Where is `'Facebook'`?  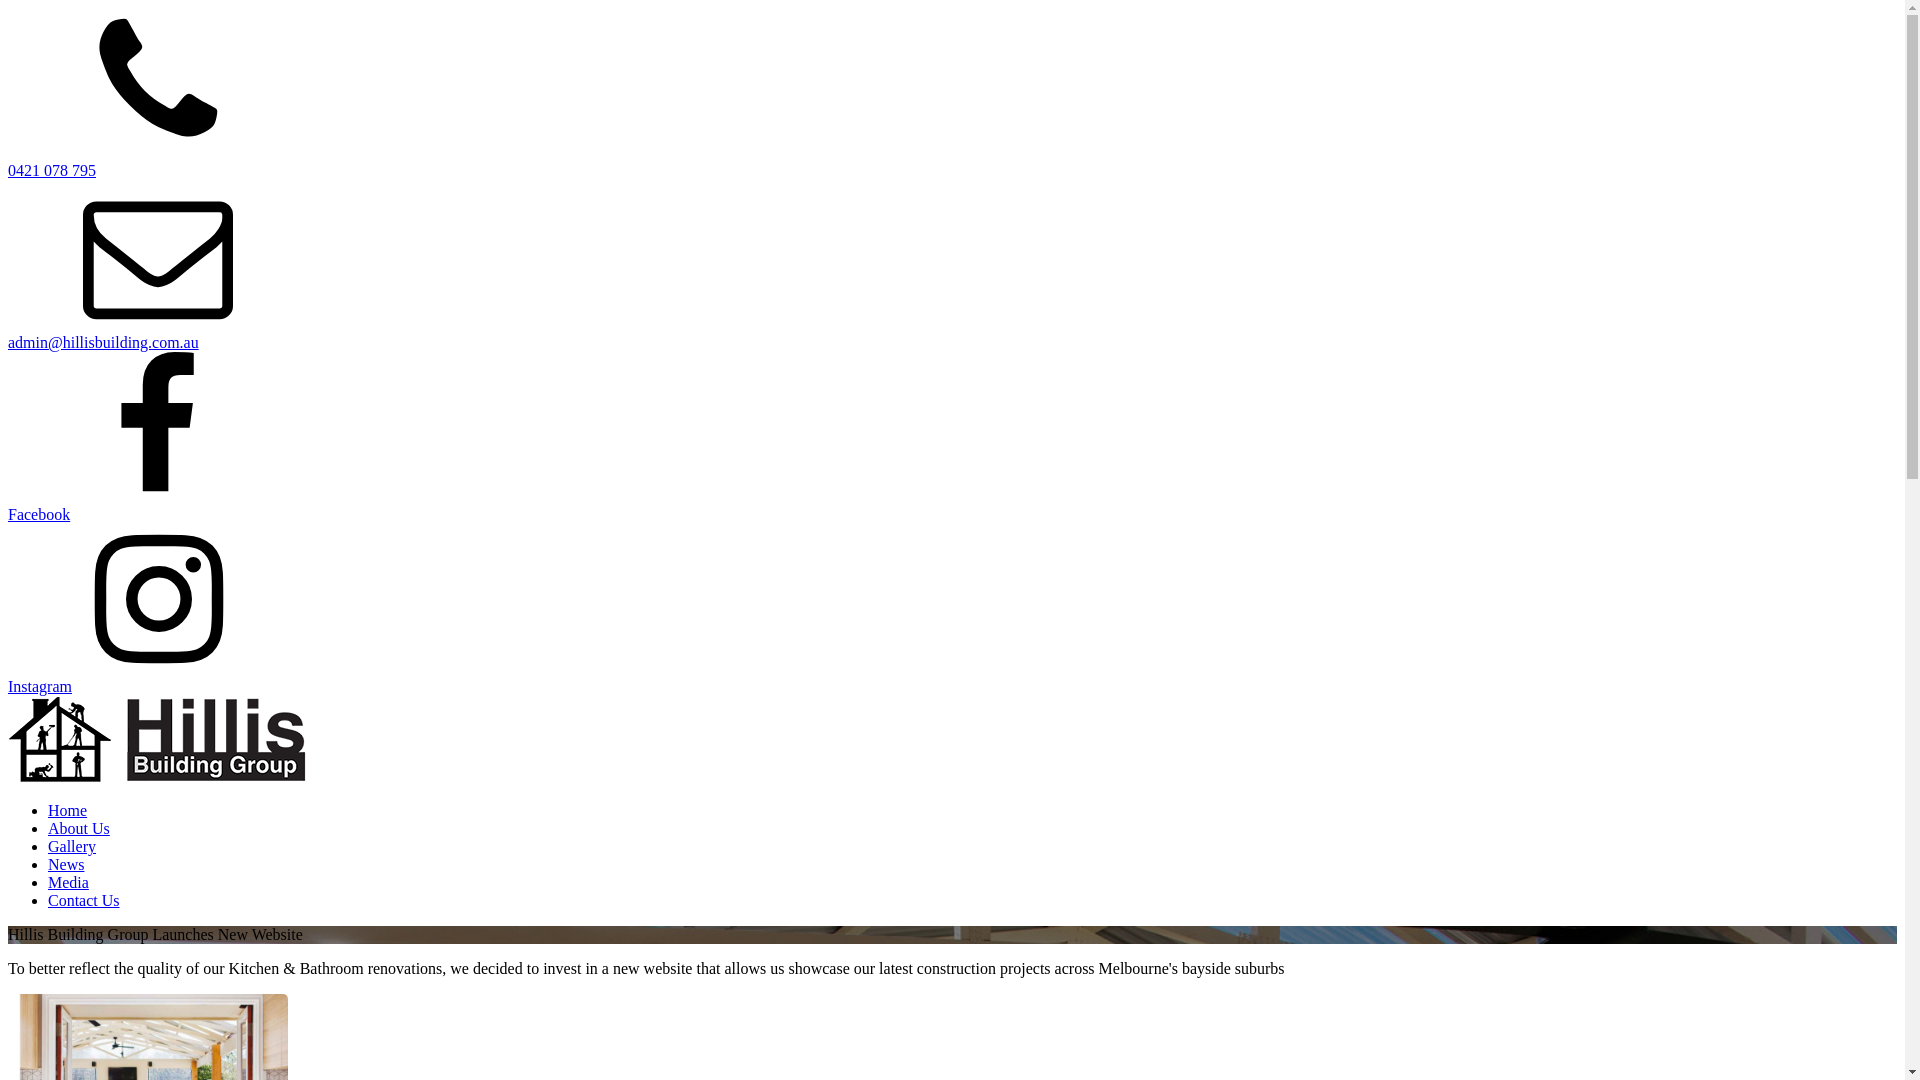
'Facebook' is located at coordinates (38, 513).